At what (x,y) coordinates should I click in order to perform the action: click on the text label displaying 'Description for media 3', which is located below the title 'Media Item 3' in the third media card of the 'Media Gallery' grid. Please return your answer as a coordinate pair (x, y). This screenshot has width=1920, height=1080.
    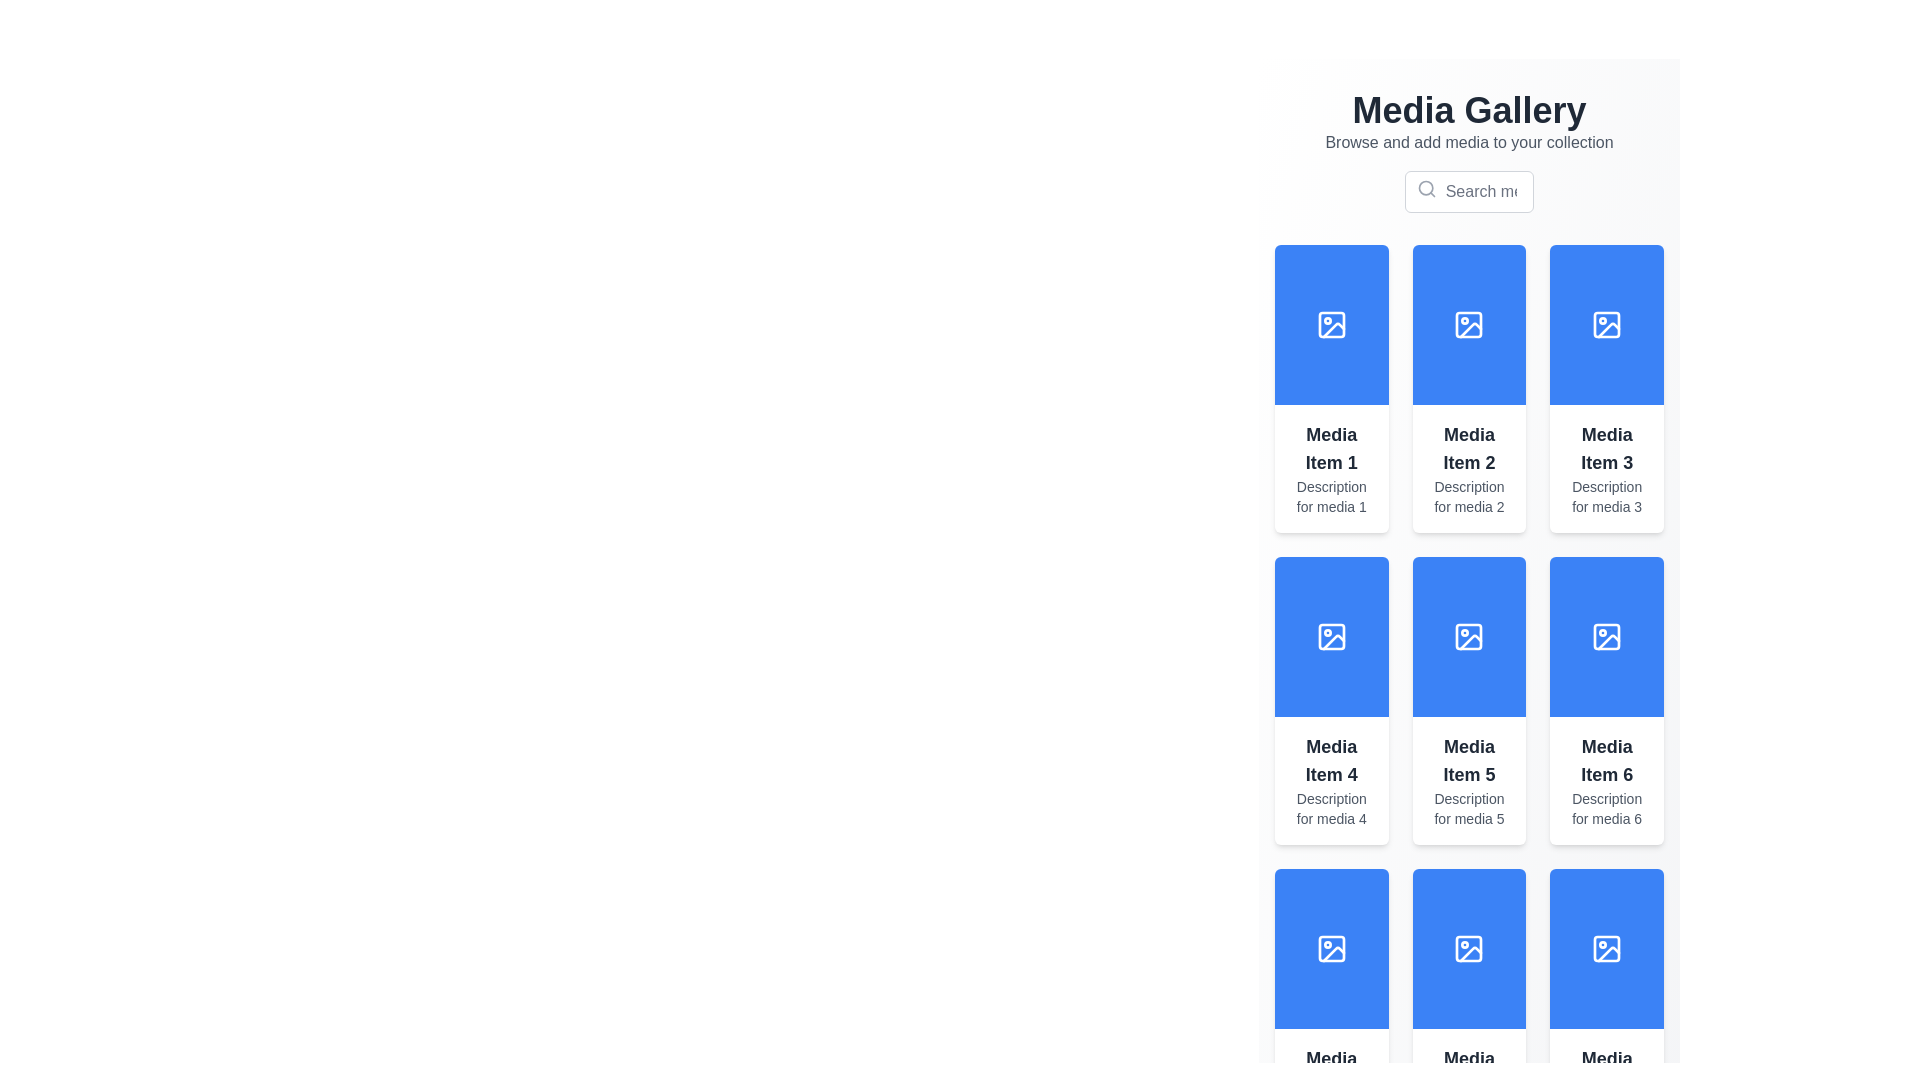
    Looking at the image, I should click on (1607, 496).